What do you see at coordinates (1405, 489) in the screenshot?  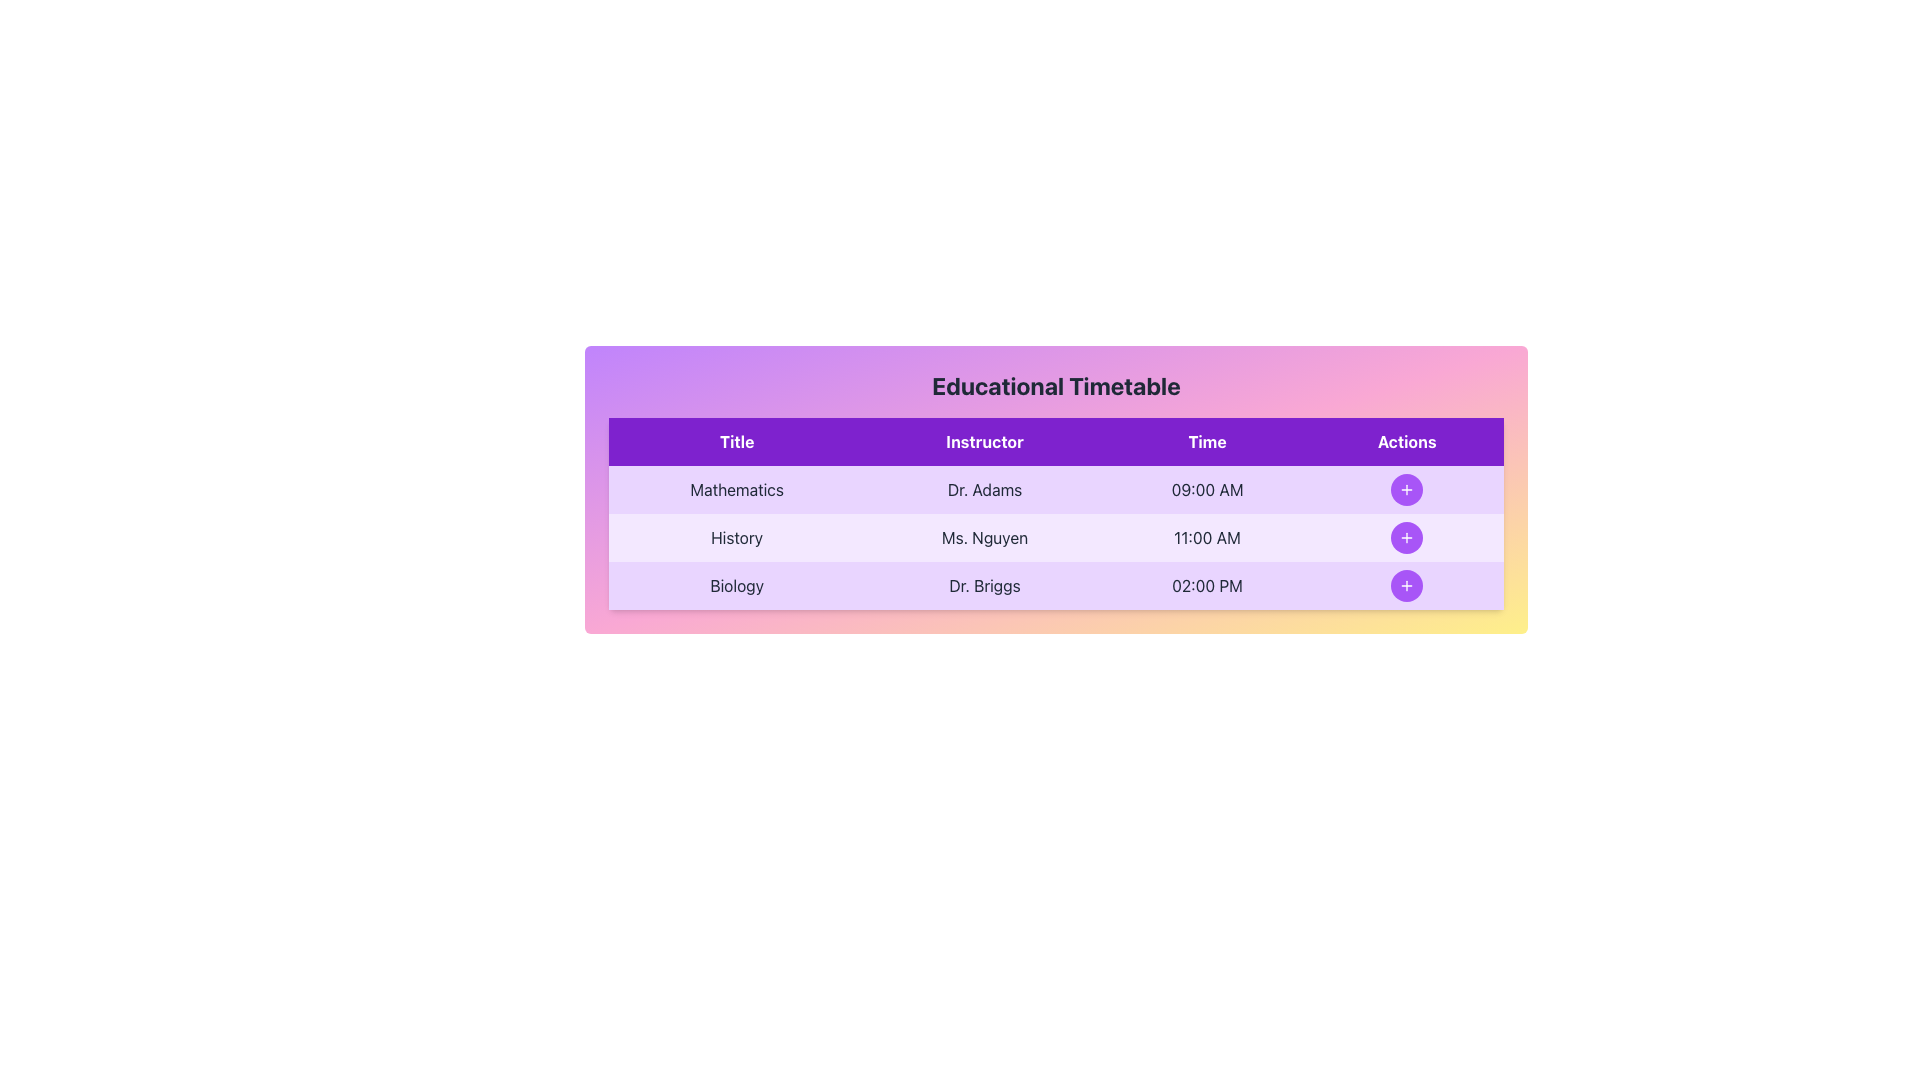 I see `the 'add' button located in the 'Actions' column under the 'Mathematics' row` at bounding box center [1405, 489].